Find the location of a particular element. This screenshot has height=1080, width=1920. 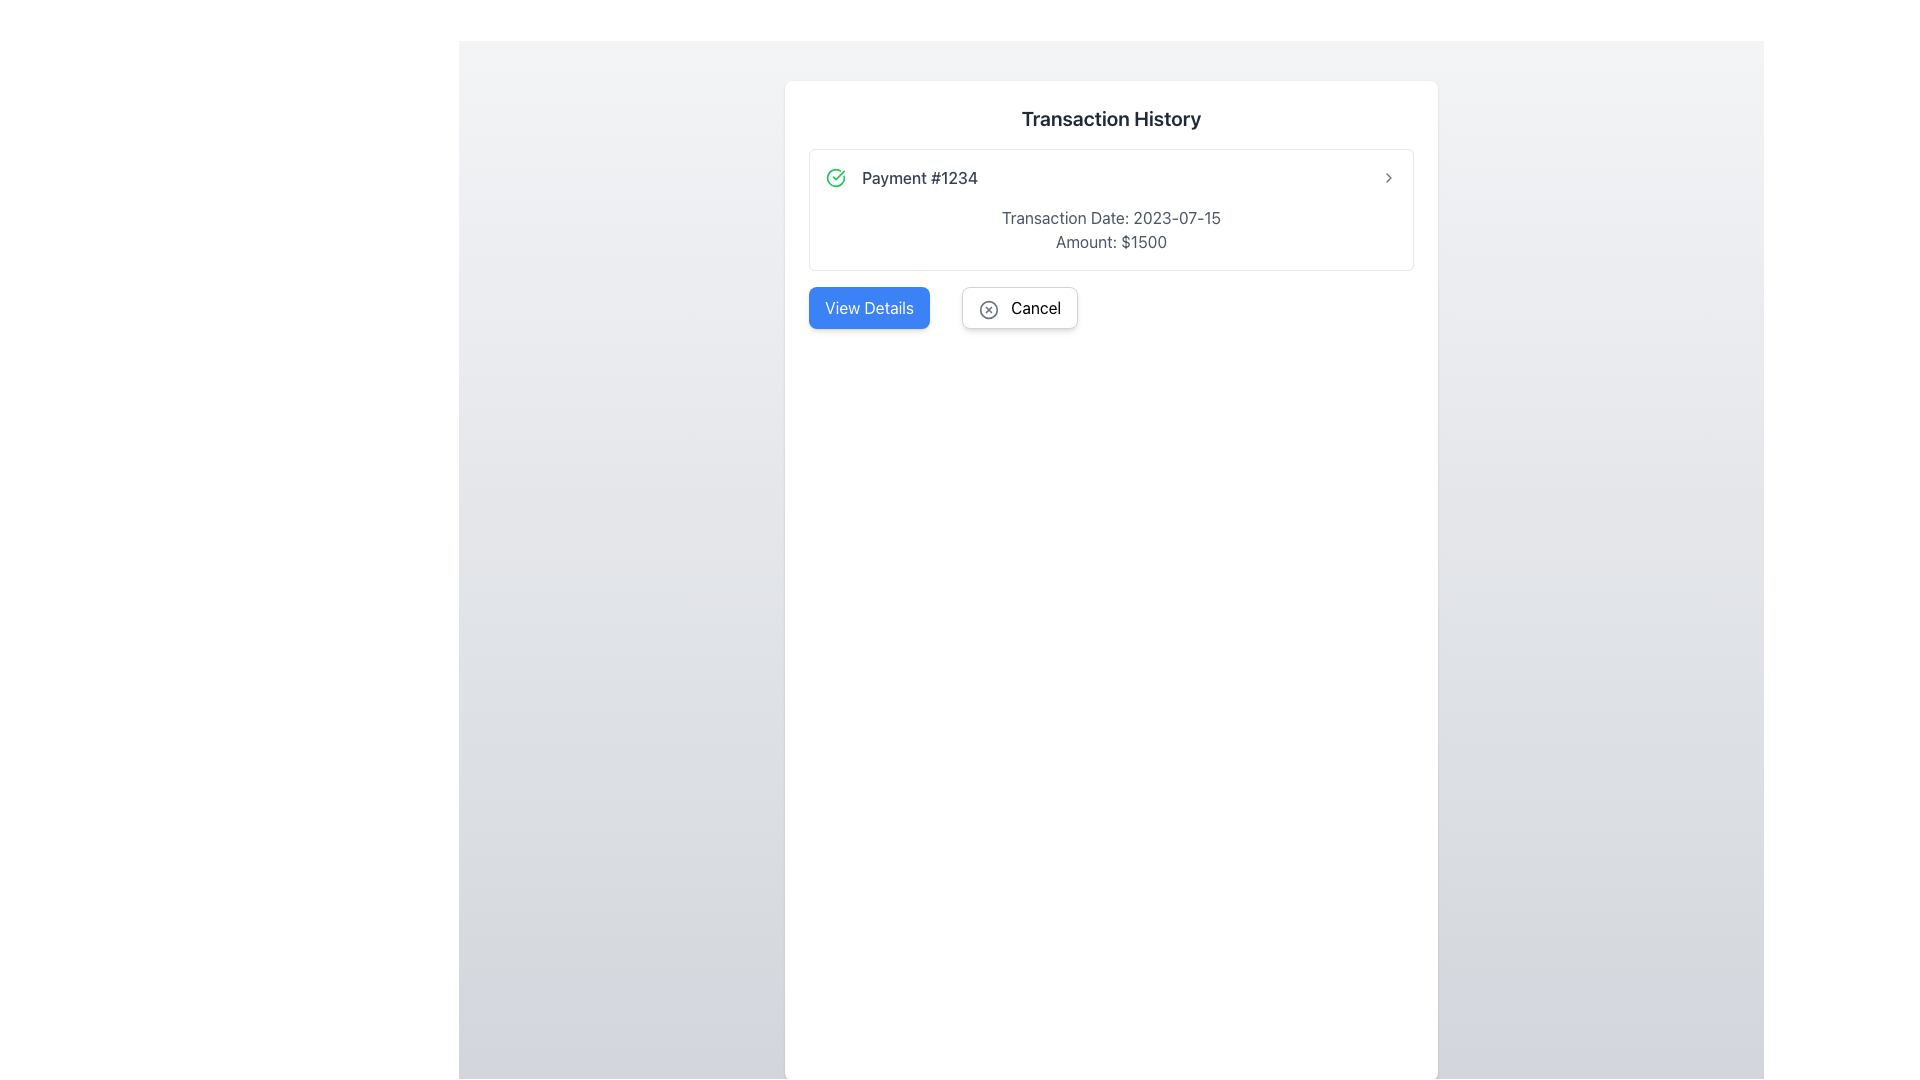

the decorative icon within the 'Cancel' button, located to the right of the 'View Details' button is located at coordinates (988, 309).